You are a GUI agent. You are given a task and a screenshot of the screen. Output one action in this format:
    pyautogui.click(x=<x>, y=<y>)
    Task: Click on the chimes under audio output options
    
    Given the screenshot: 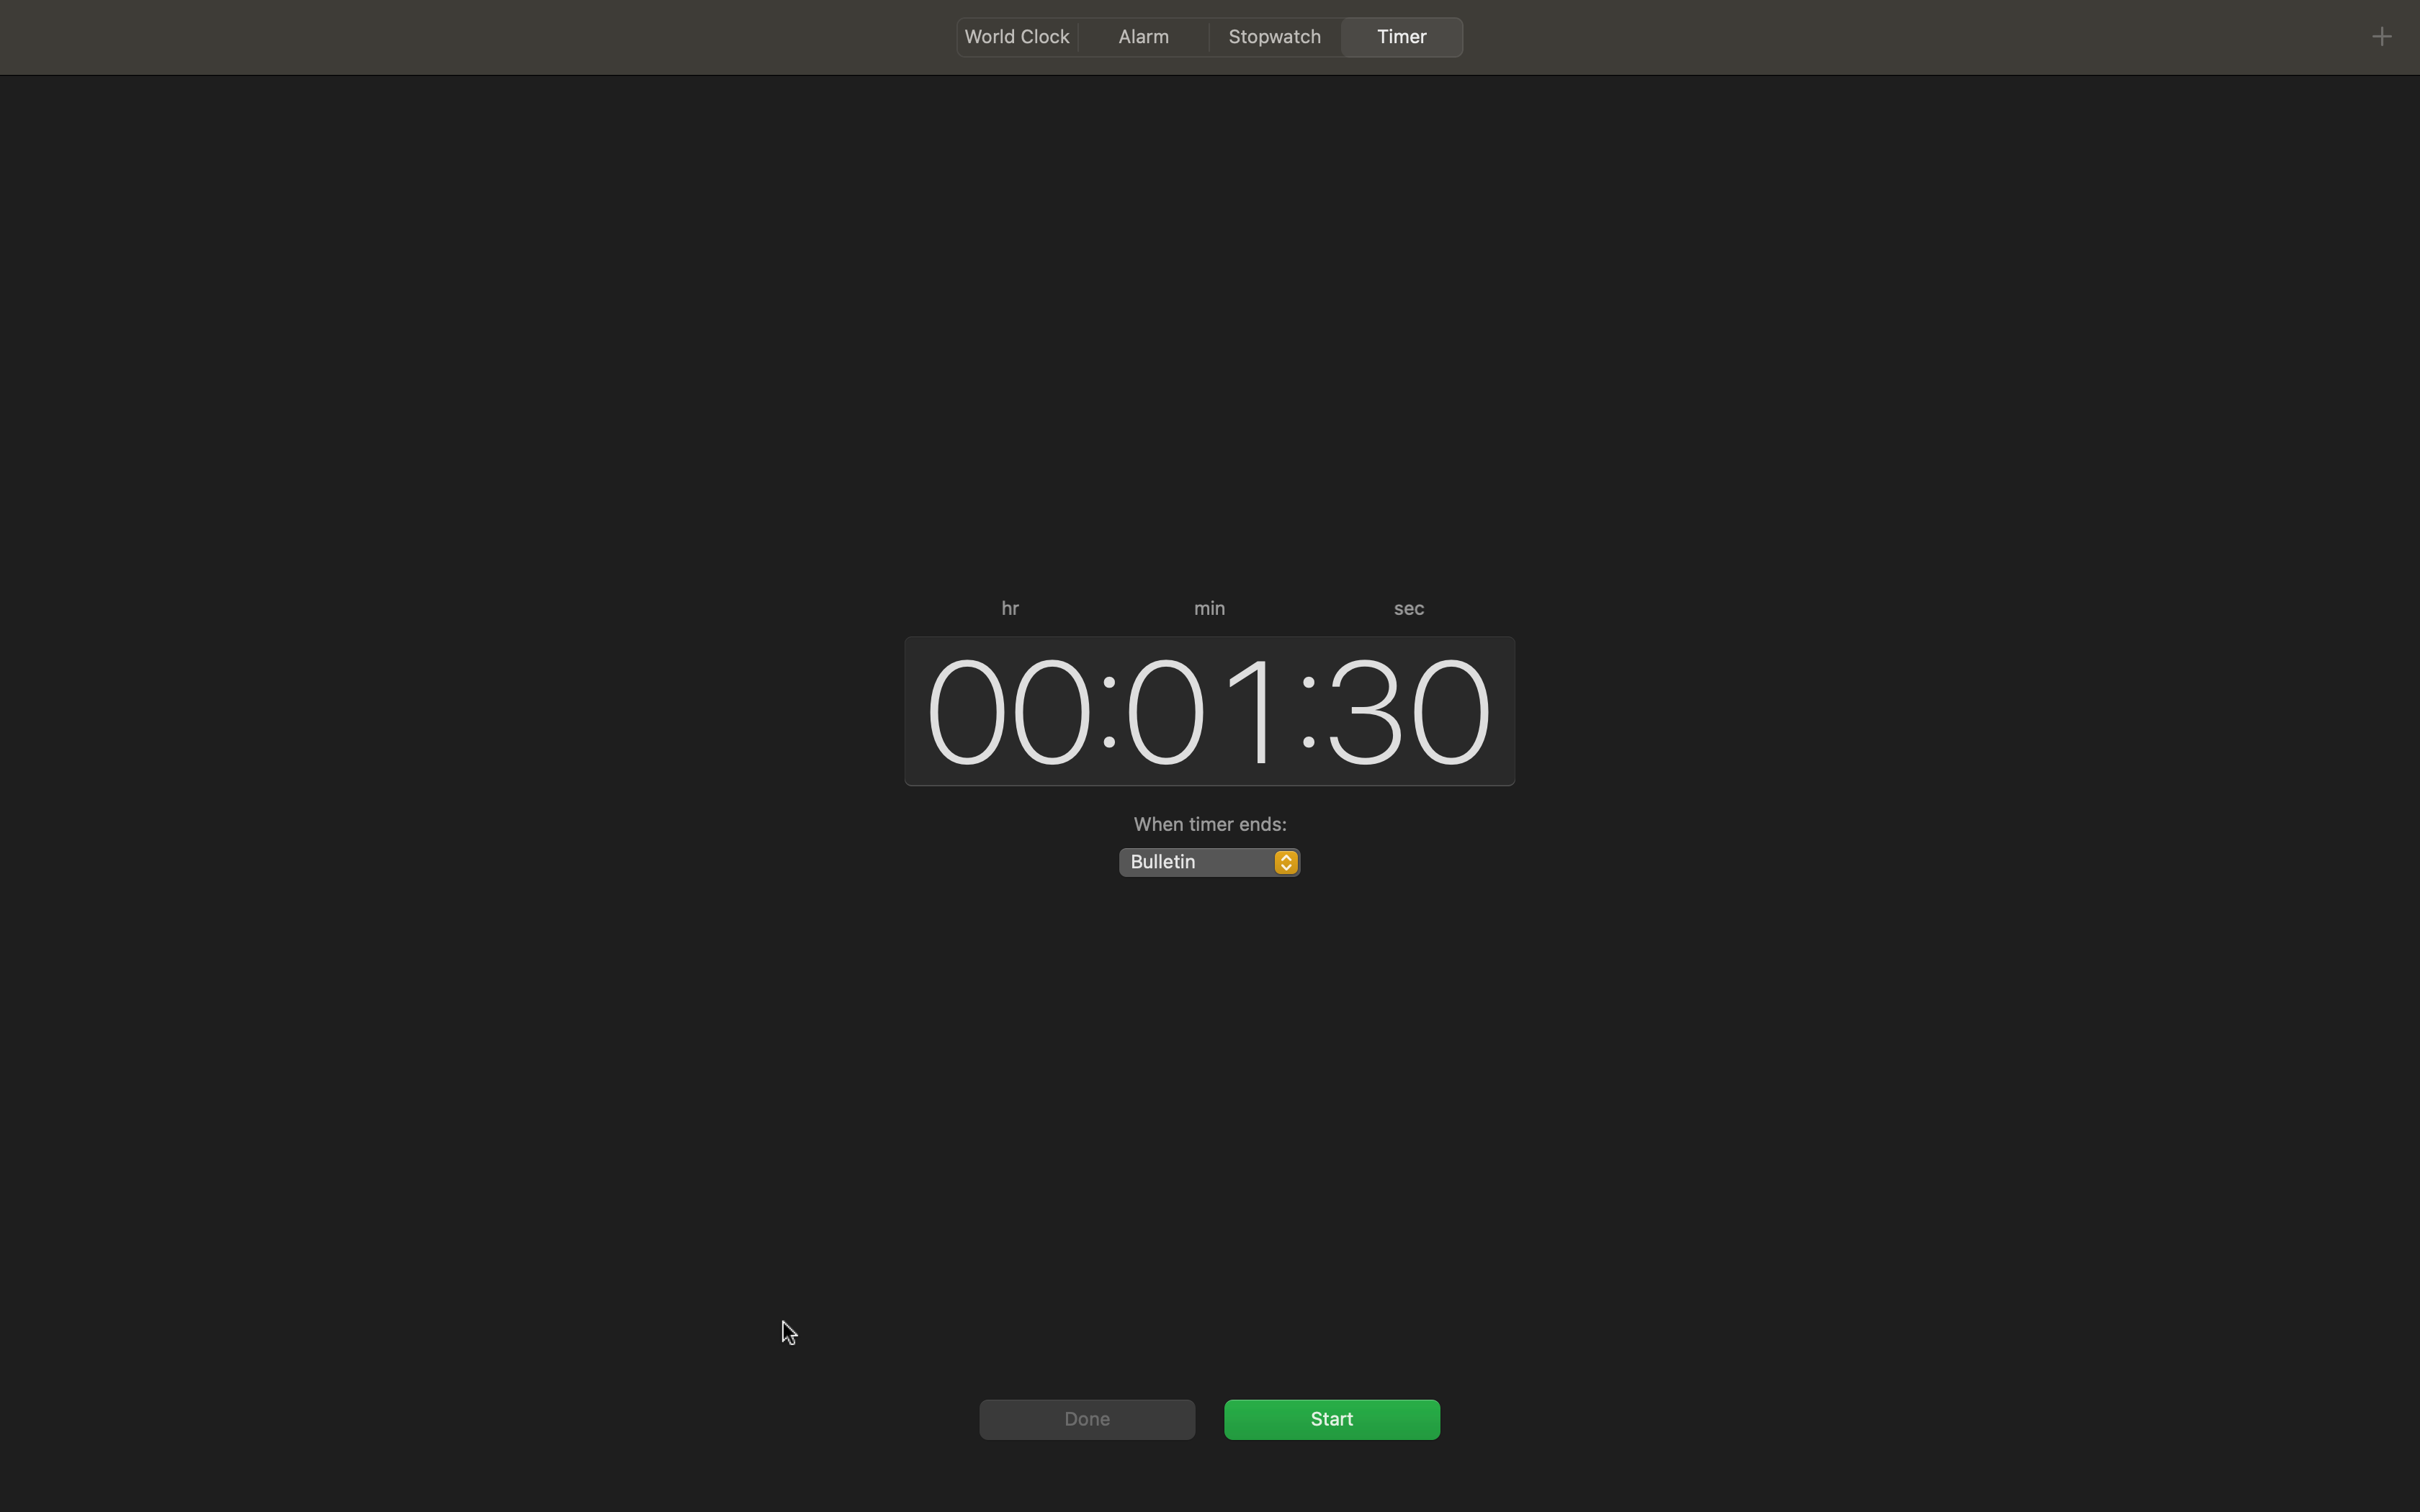 What is the action you would take?
    pyautogui.click(x=1207, y=860)
    